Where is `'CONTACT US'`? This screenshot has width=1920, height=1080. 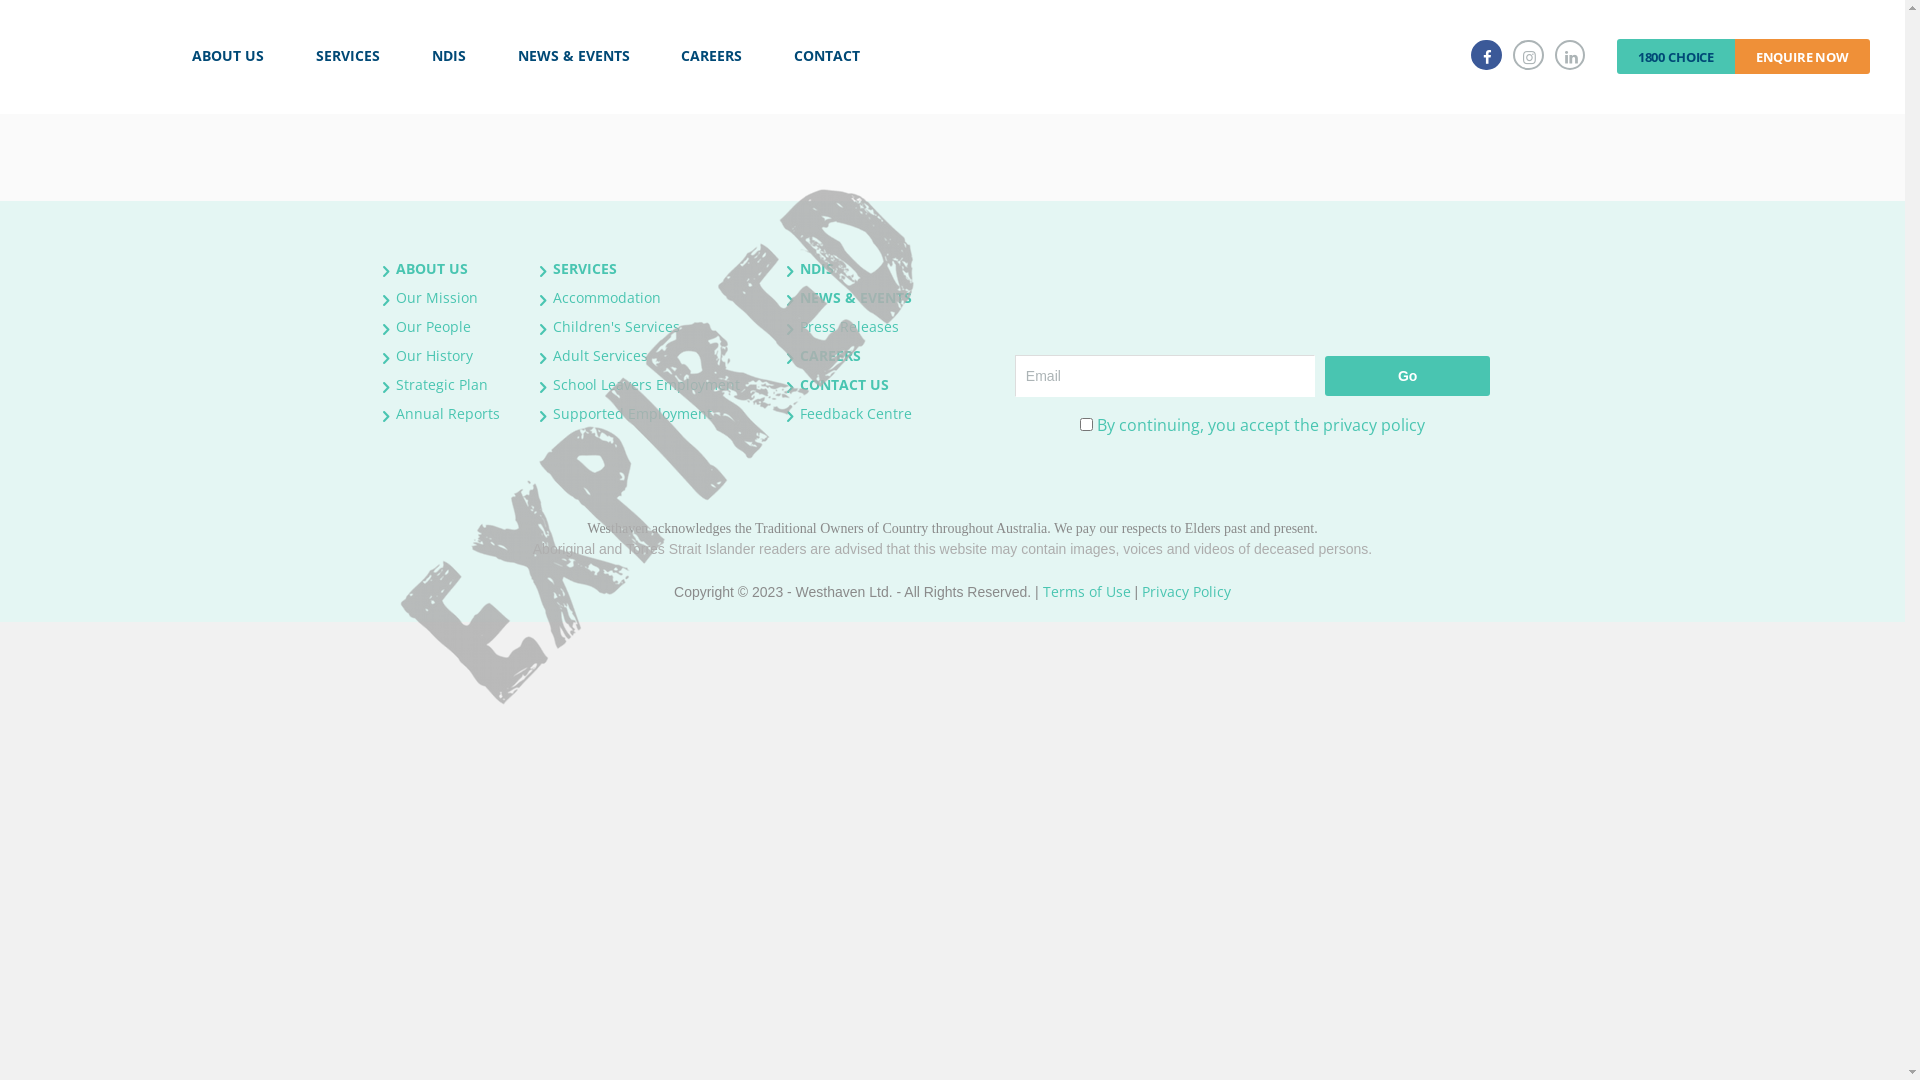 'CONTACT US' is located at coordinates (844, 384).